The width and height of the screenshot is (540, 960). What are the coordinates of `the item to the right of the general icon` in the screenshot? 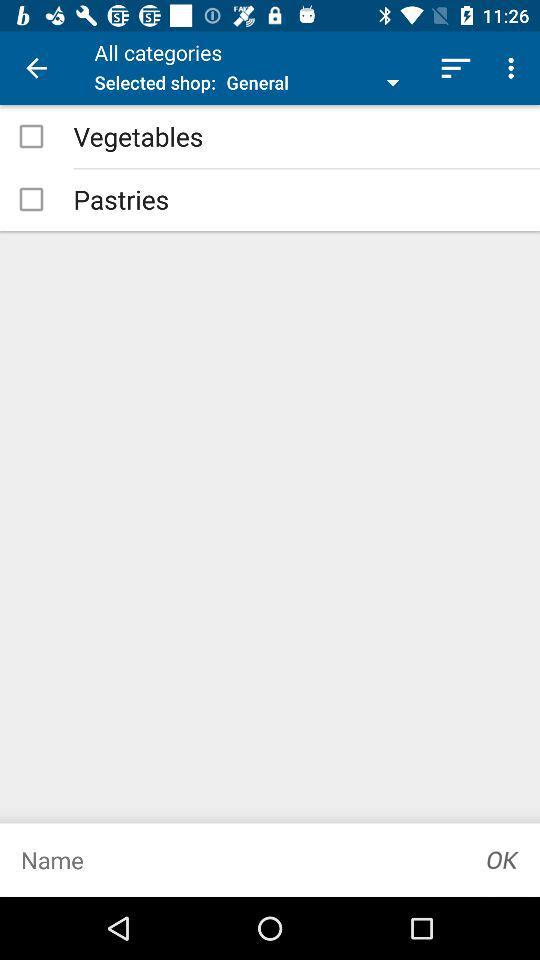 It's located at (455, 68).